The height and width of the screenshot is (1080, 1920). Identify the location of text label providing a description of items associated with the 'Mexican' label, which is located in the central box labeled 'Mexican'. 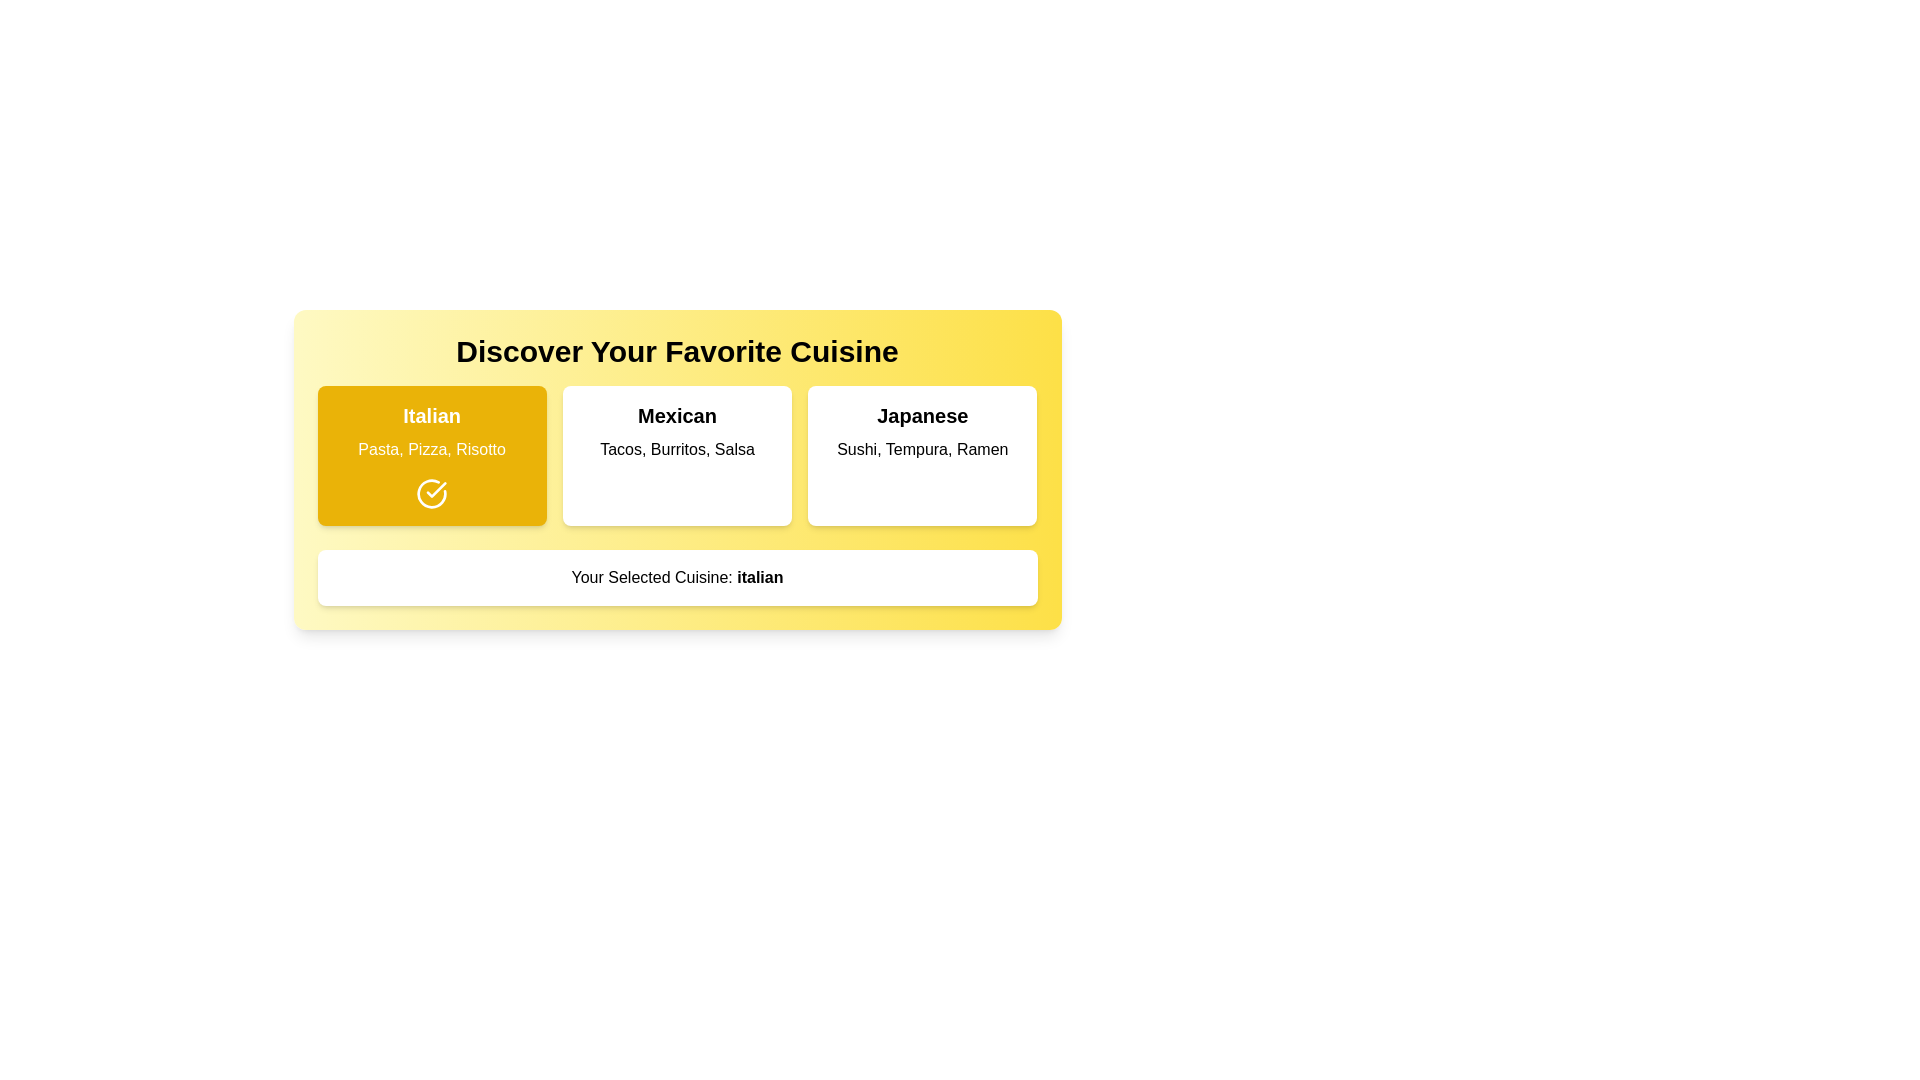
(677, 450).